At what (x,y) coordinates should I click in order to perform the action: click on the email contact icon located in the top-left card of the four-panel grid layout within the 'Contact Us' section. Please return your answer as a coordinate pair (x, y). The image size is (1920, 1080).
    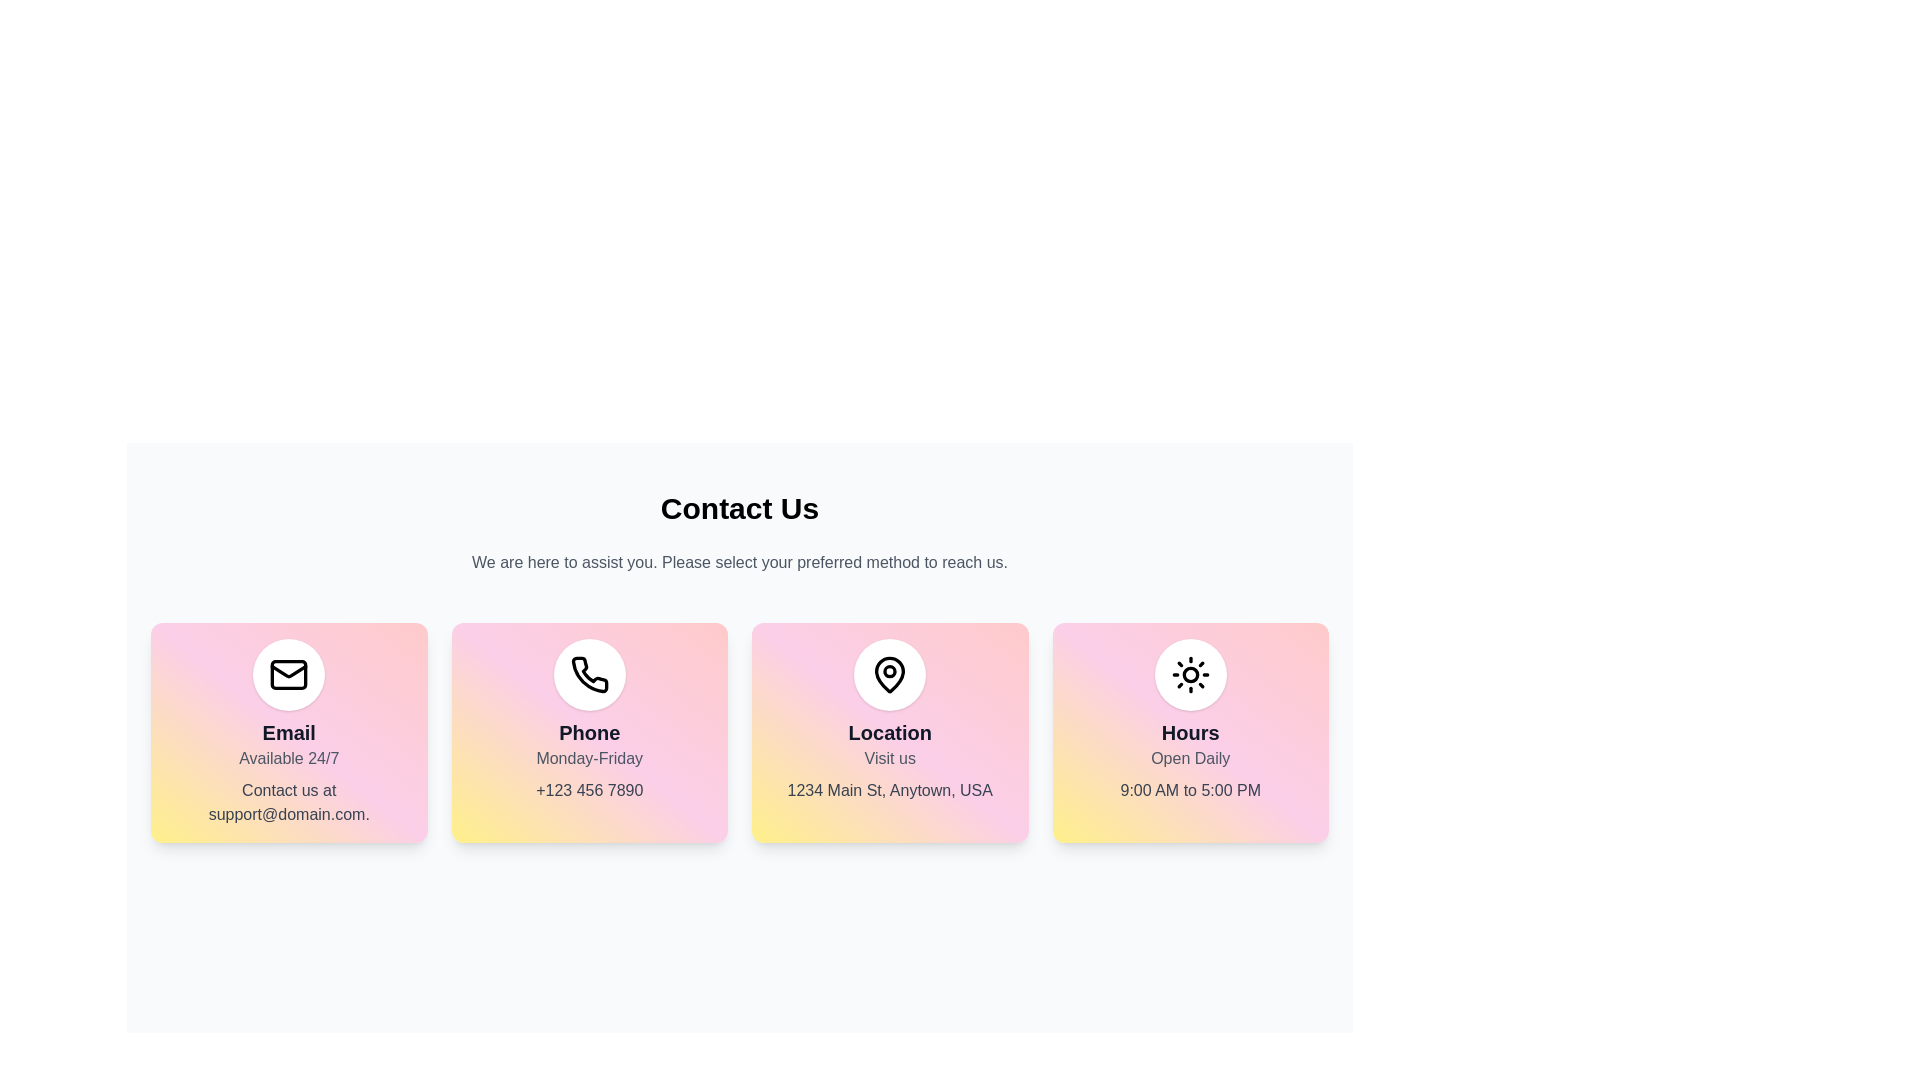
    Looking at the image, I should click on (288, 675).